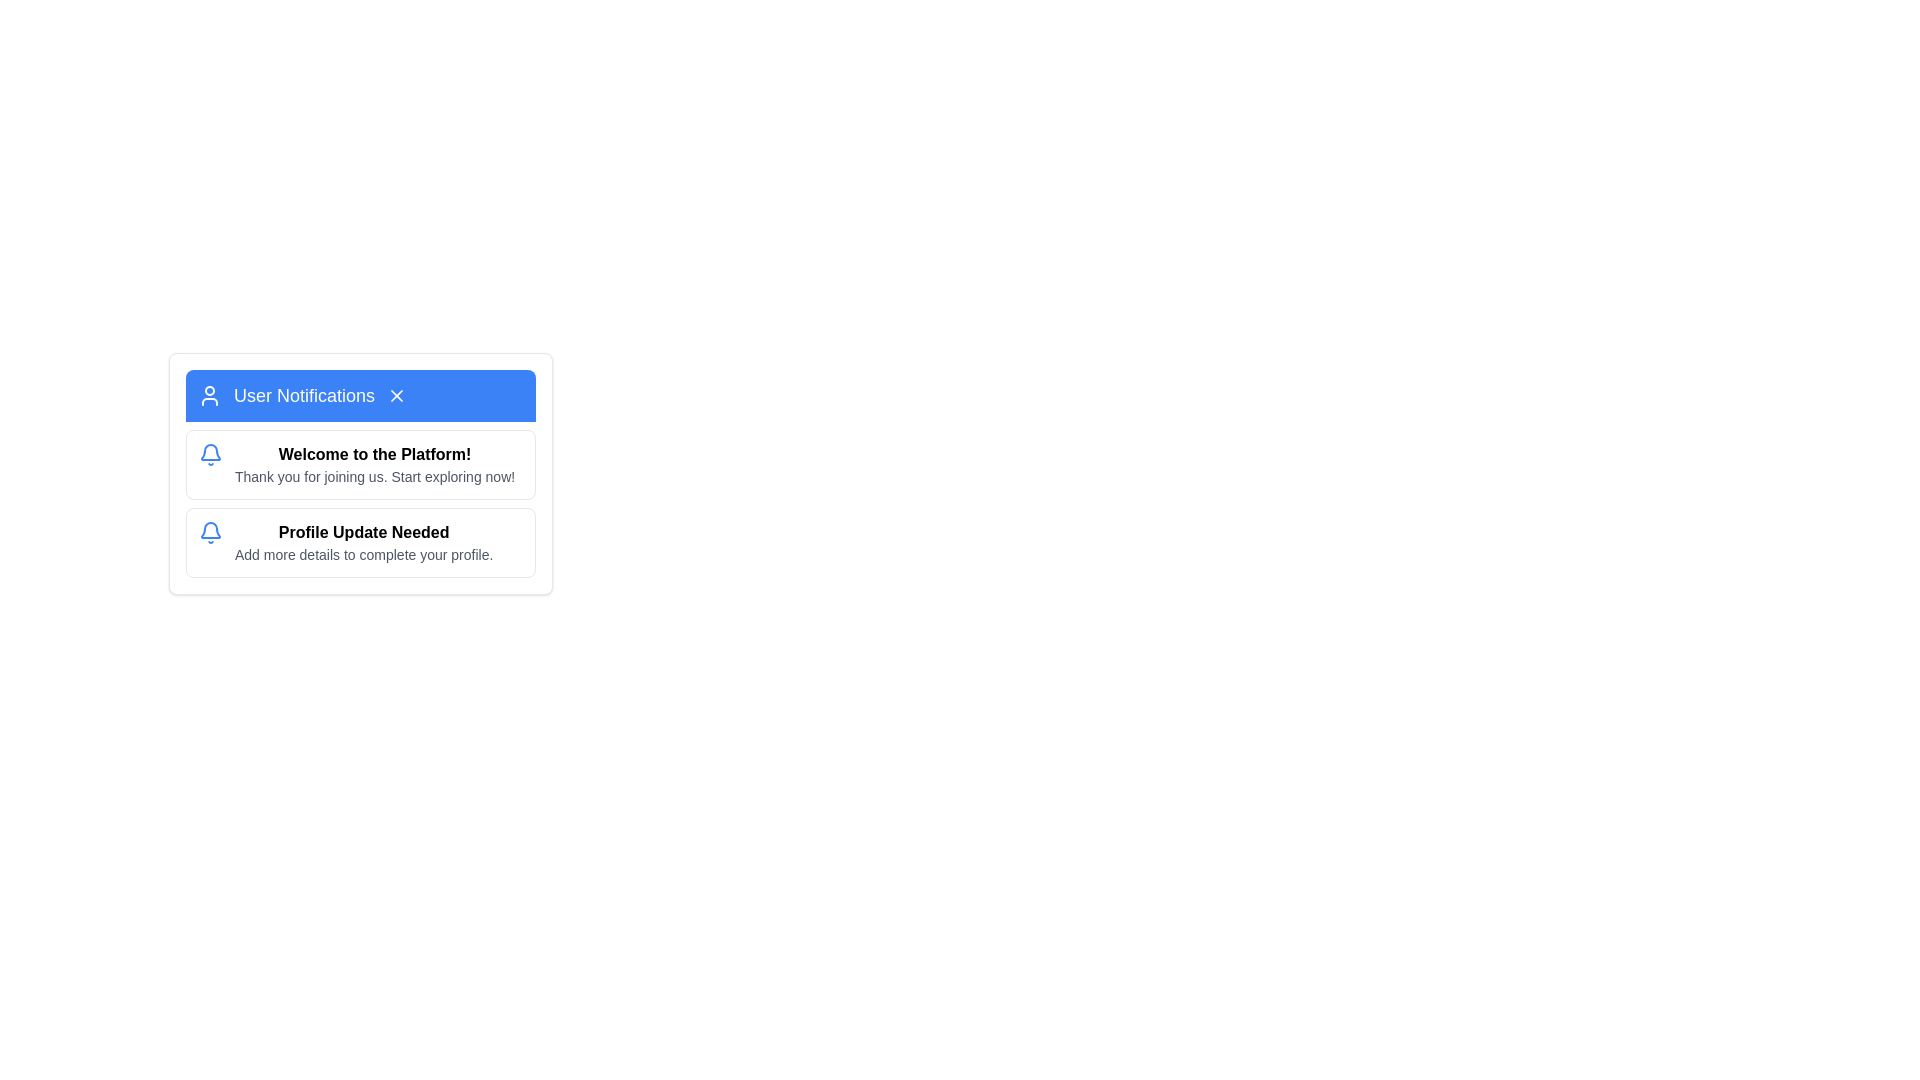 This screenshot has height=1080, width=1920. What do you see at coordinates (397, 396) in the screenshot?
I see `the small button with an 'X' icon in white color located at the rightmost end of the blue header labeled 'User Notifications'` at bounding box center [397, 396].